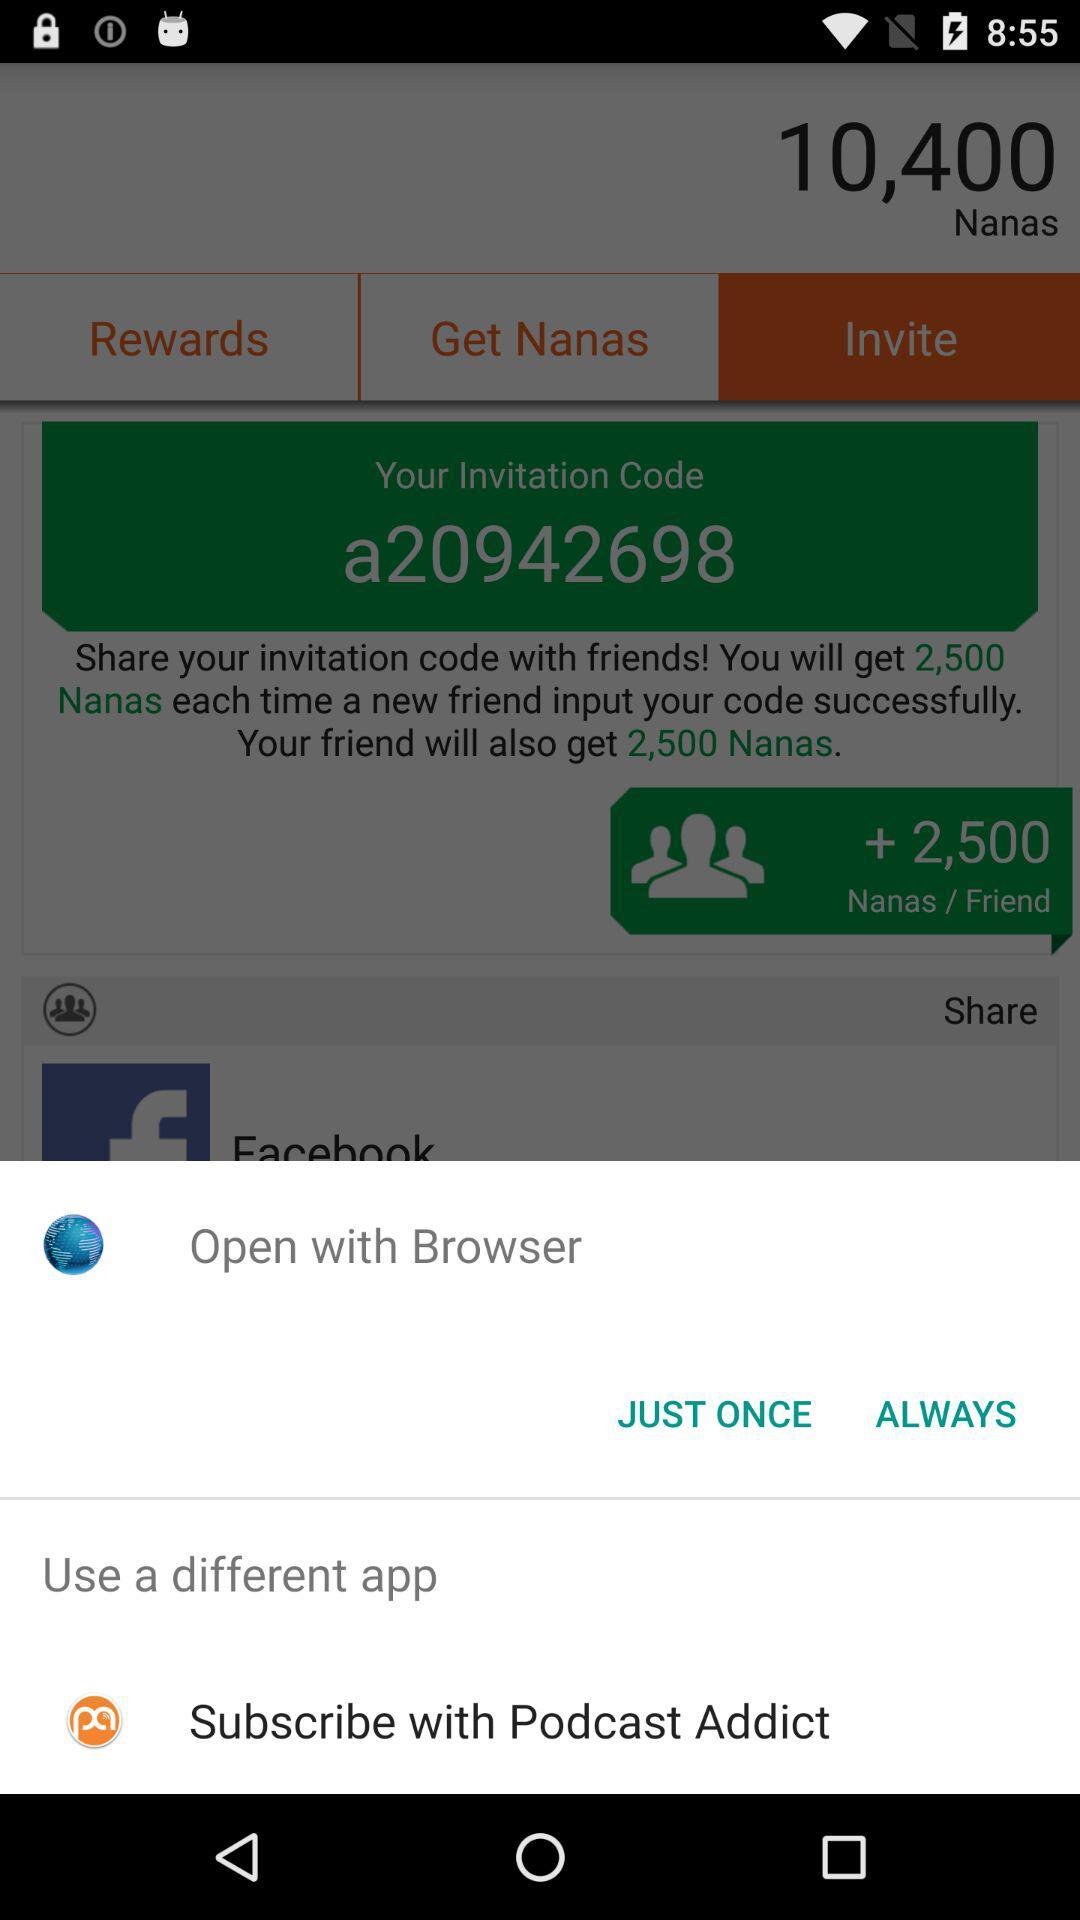  I want to click on the just once item, so click(713, 1411).